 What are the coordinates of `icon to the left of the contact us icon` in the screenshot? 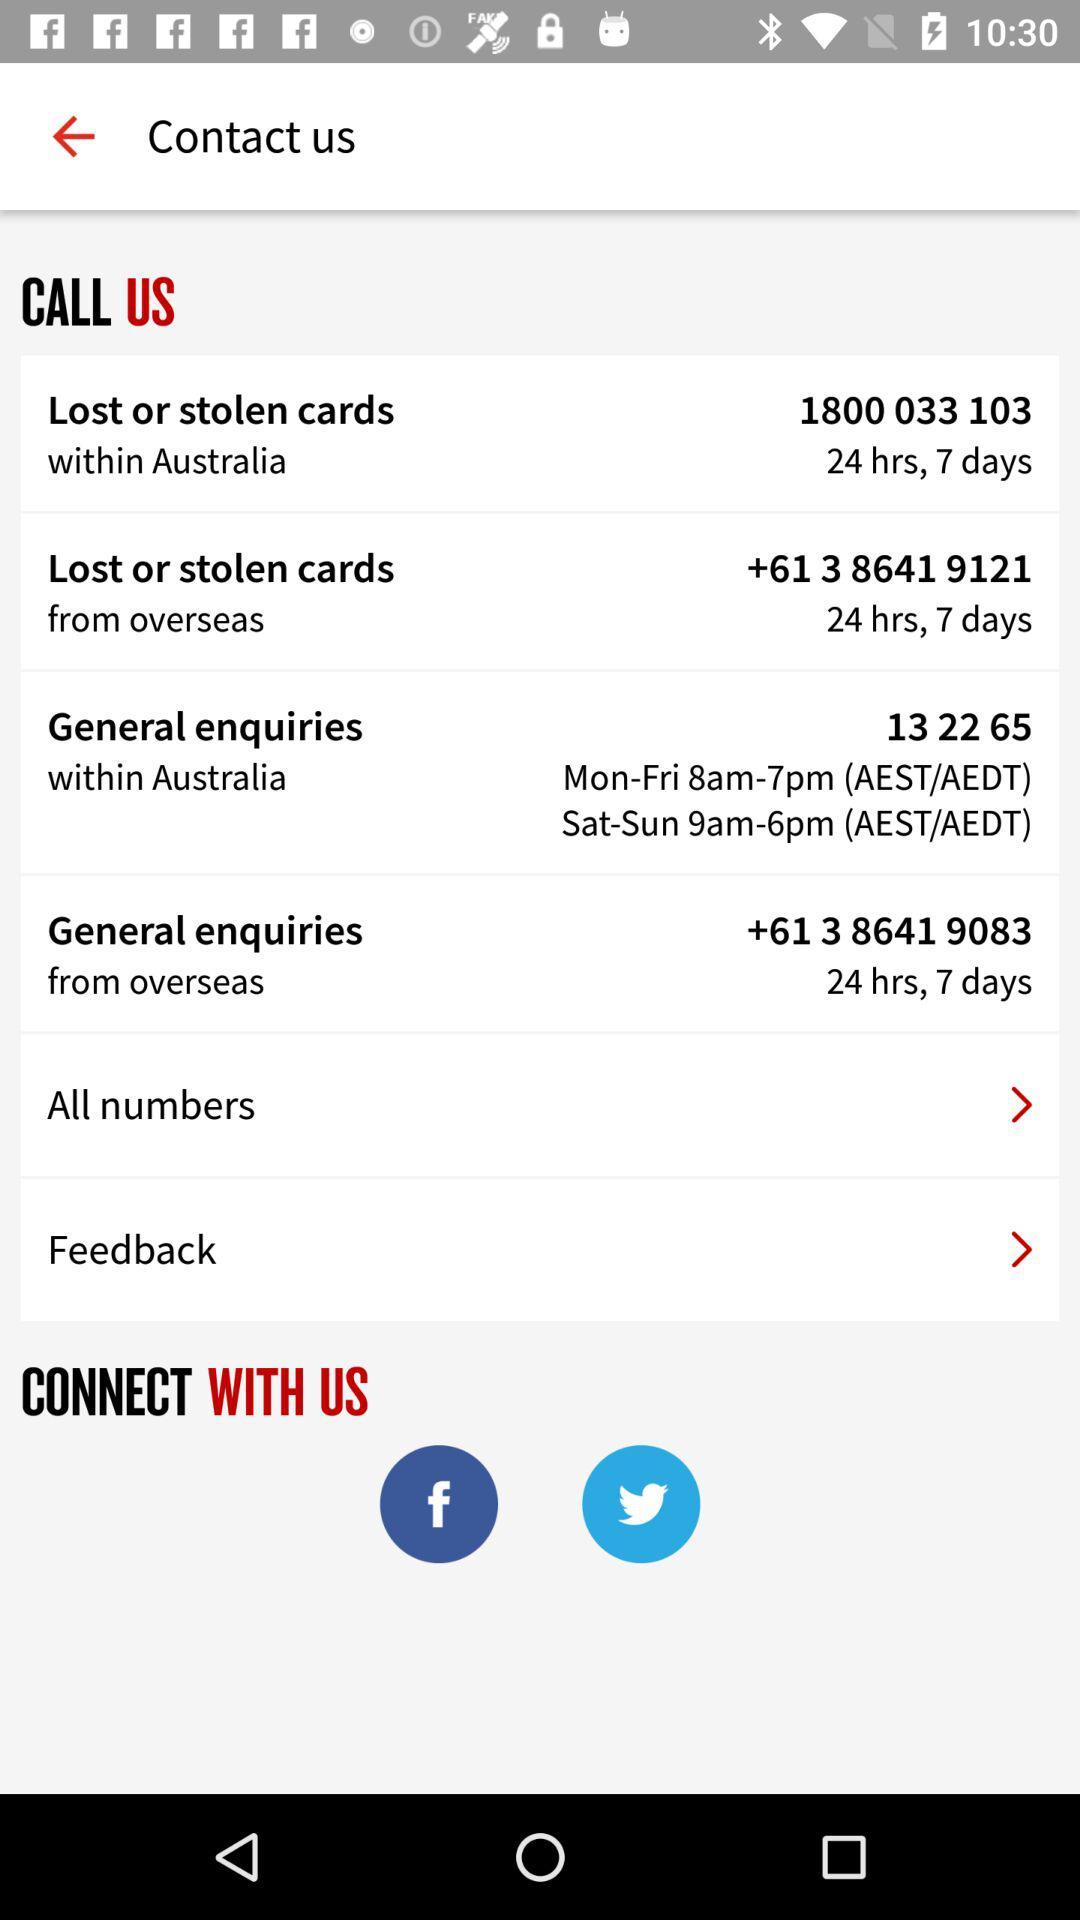 It's located at (72, 135).